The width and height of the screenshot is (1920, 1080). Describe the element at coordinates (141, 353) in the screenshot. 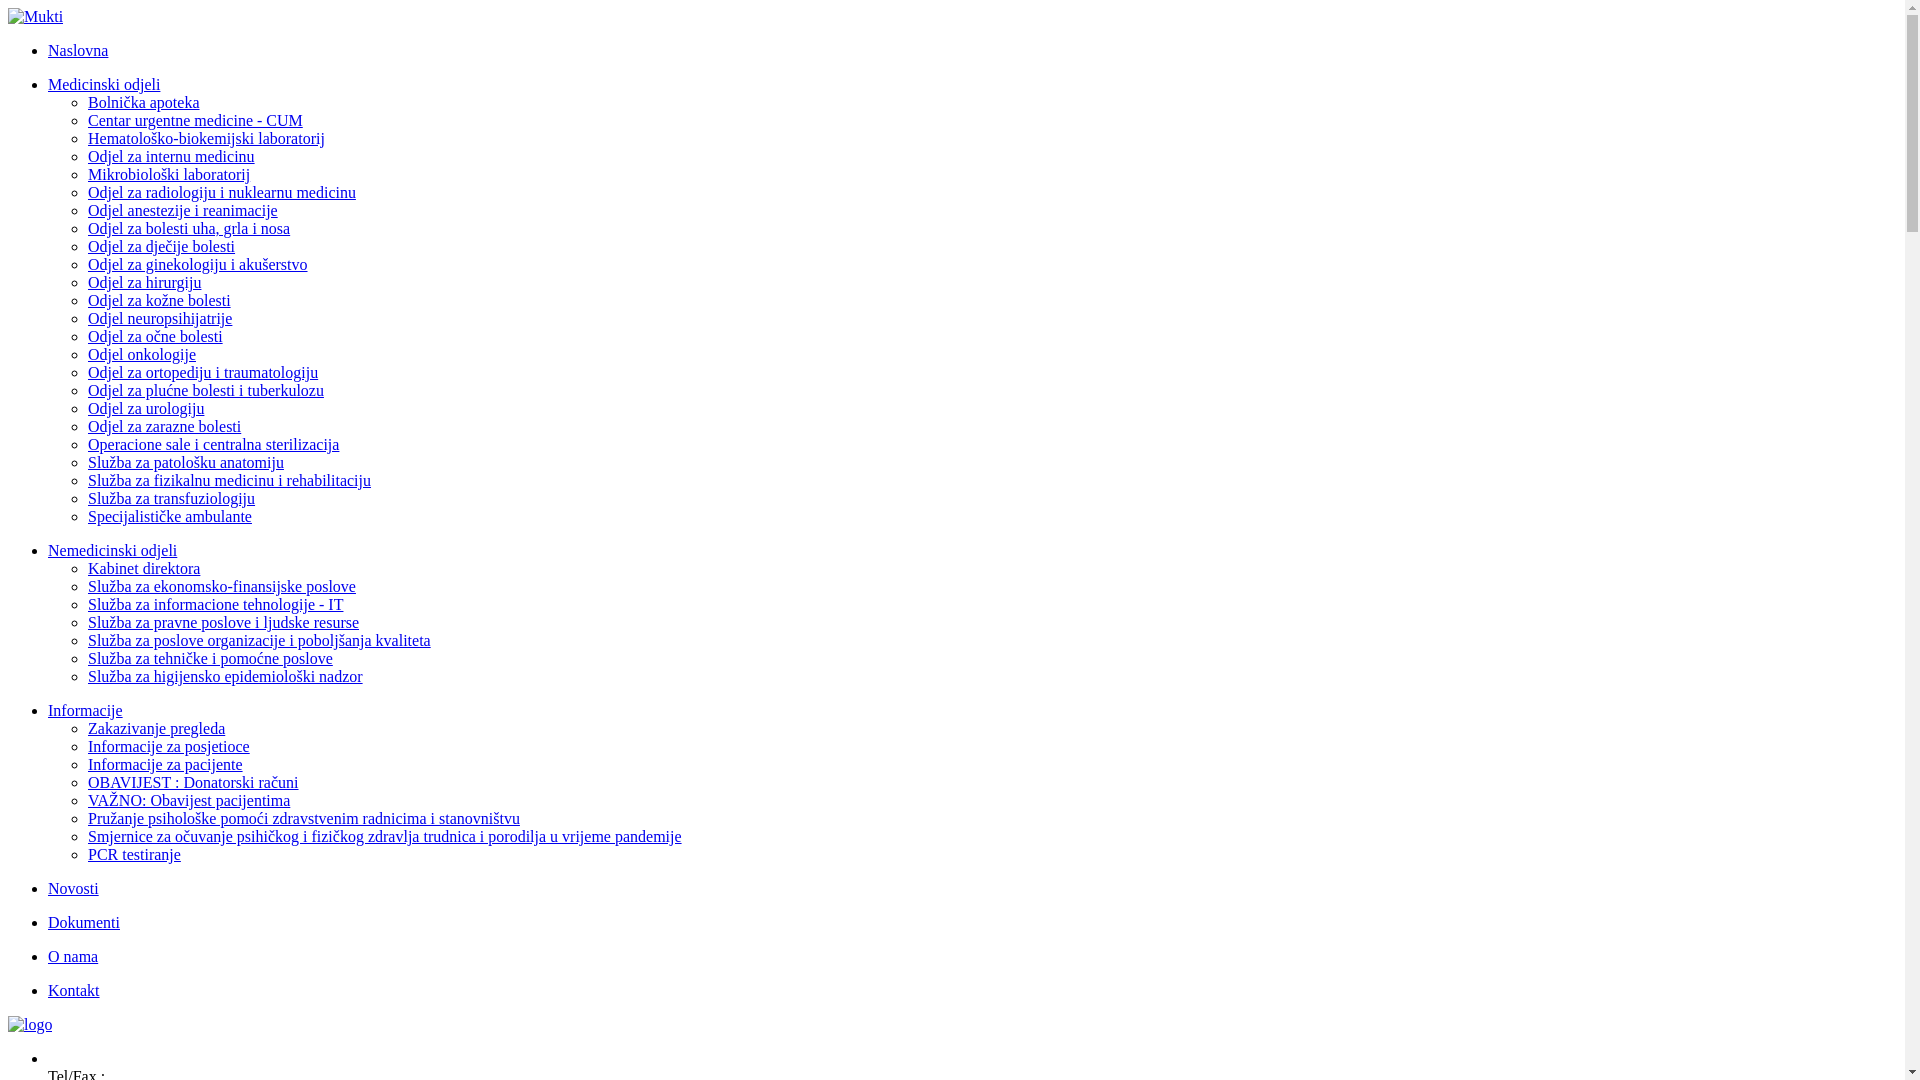

I see `'Odjel onkologije'` at that location.